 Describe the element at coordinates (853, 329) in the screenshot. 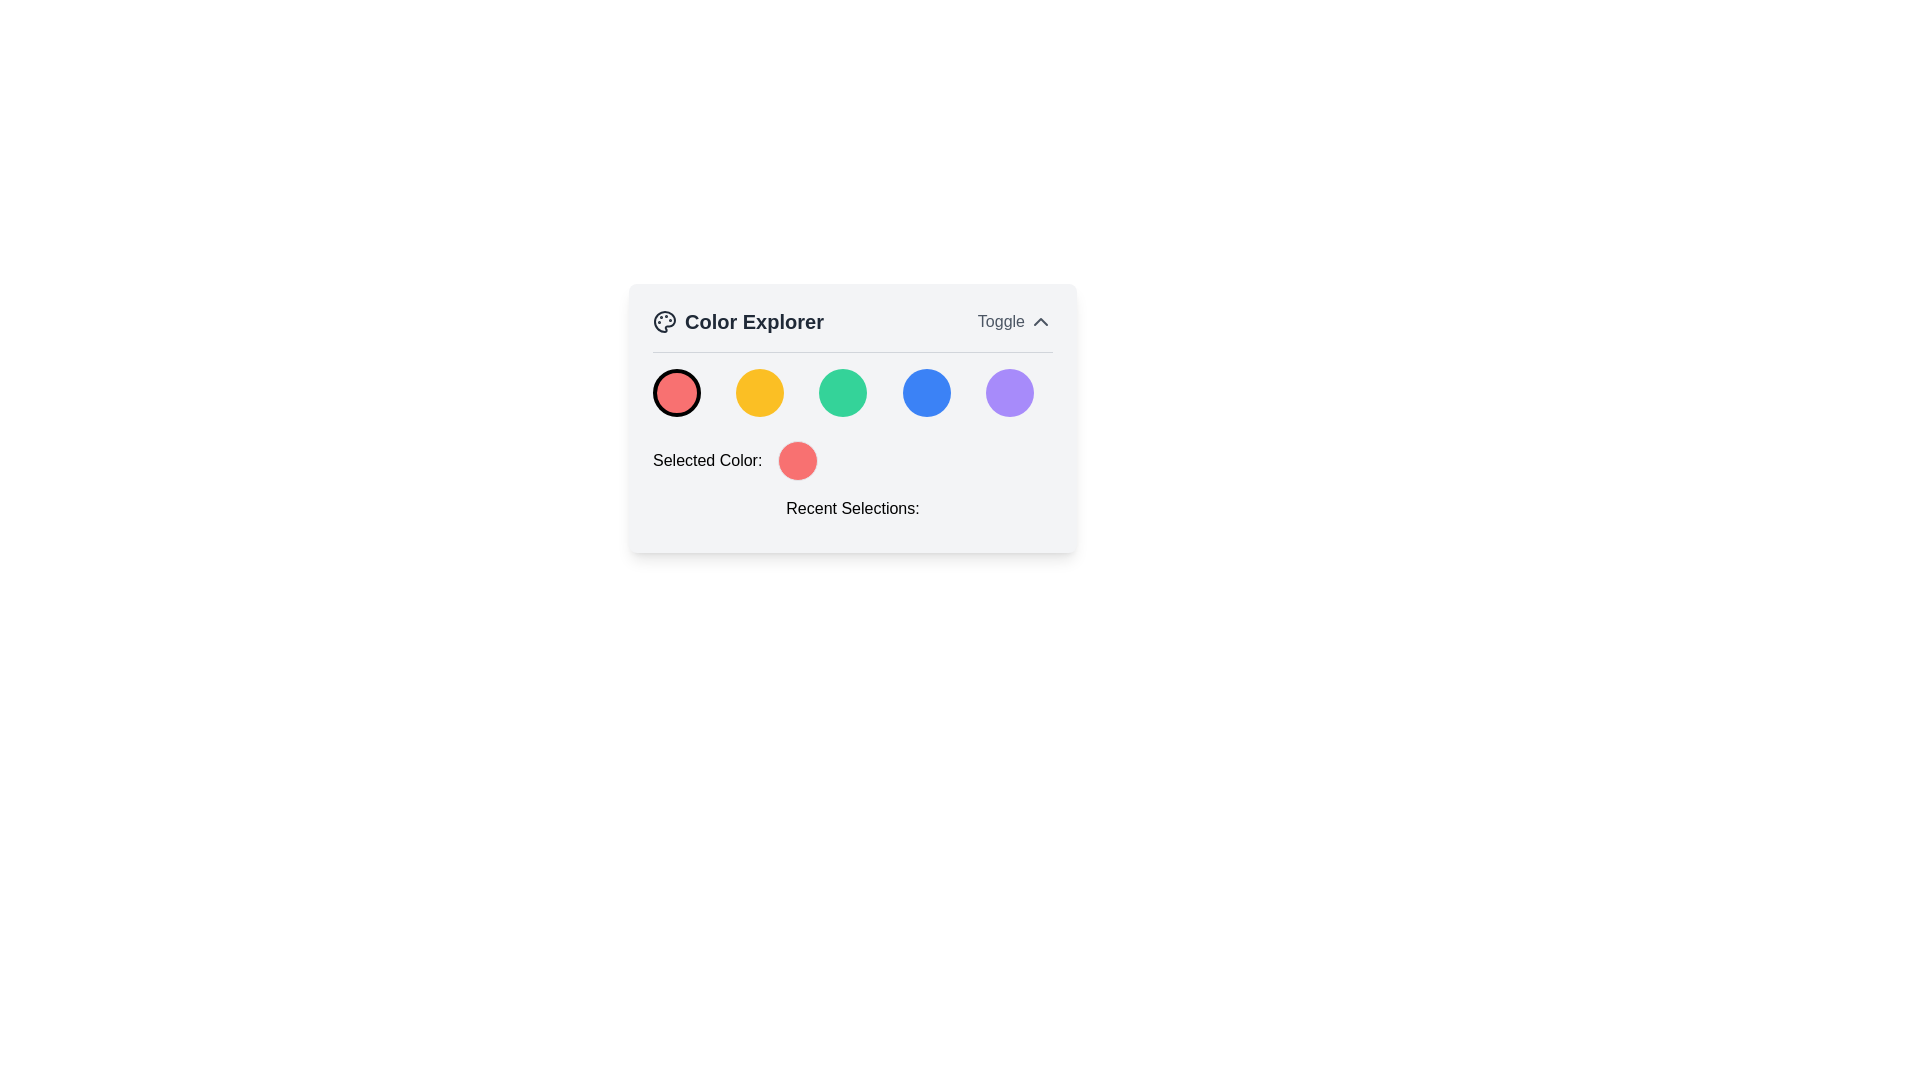

I see `toggle button in the 'Color Explorer' header by hovering over the chevron icon to check for visual feedback on interactivity` at that location.